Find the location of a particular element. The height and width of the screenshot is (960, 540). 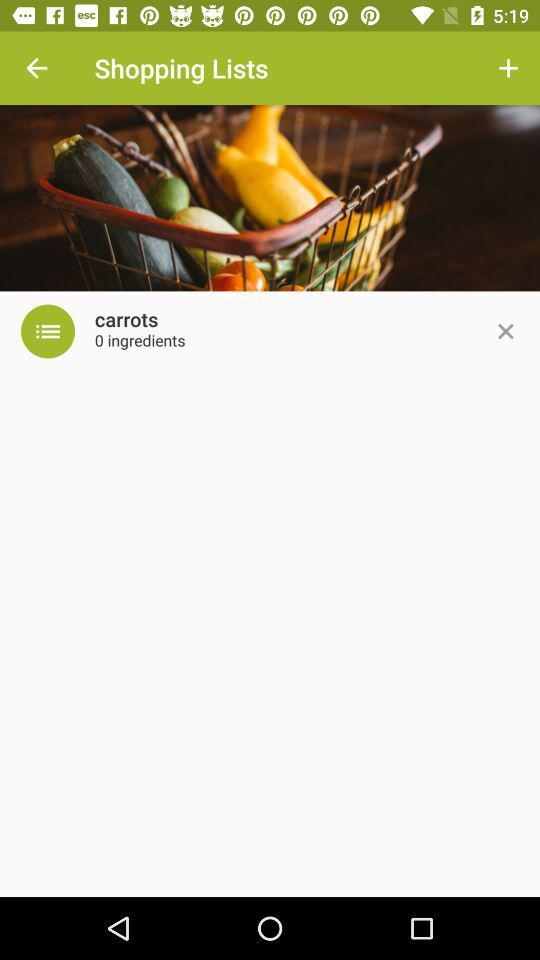

current tab is located at coordinates (504, 331).